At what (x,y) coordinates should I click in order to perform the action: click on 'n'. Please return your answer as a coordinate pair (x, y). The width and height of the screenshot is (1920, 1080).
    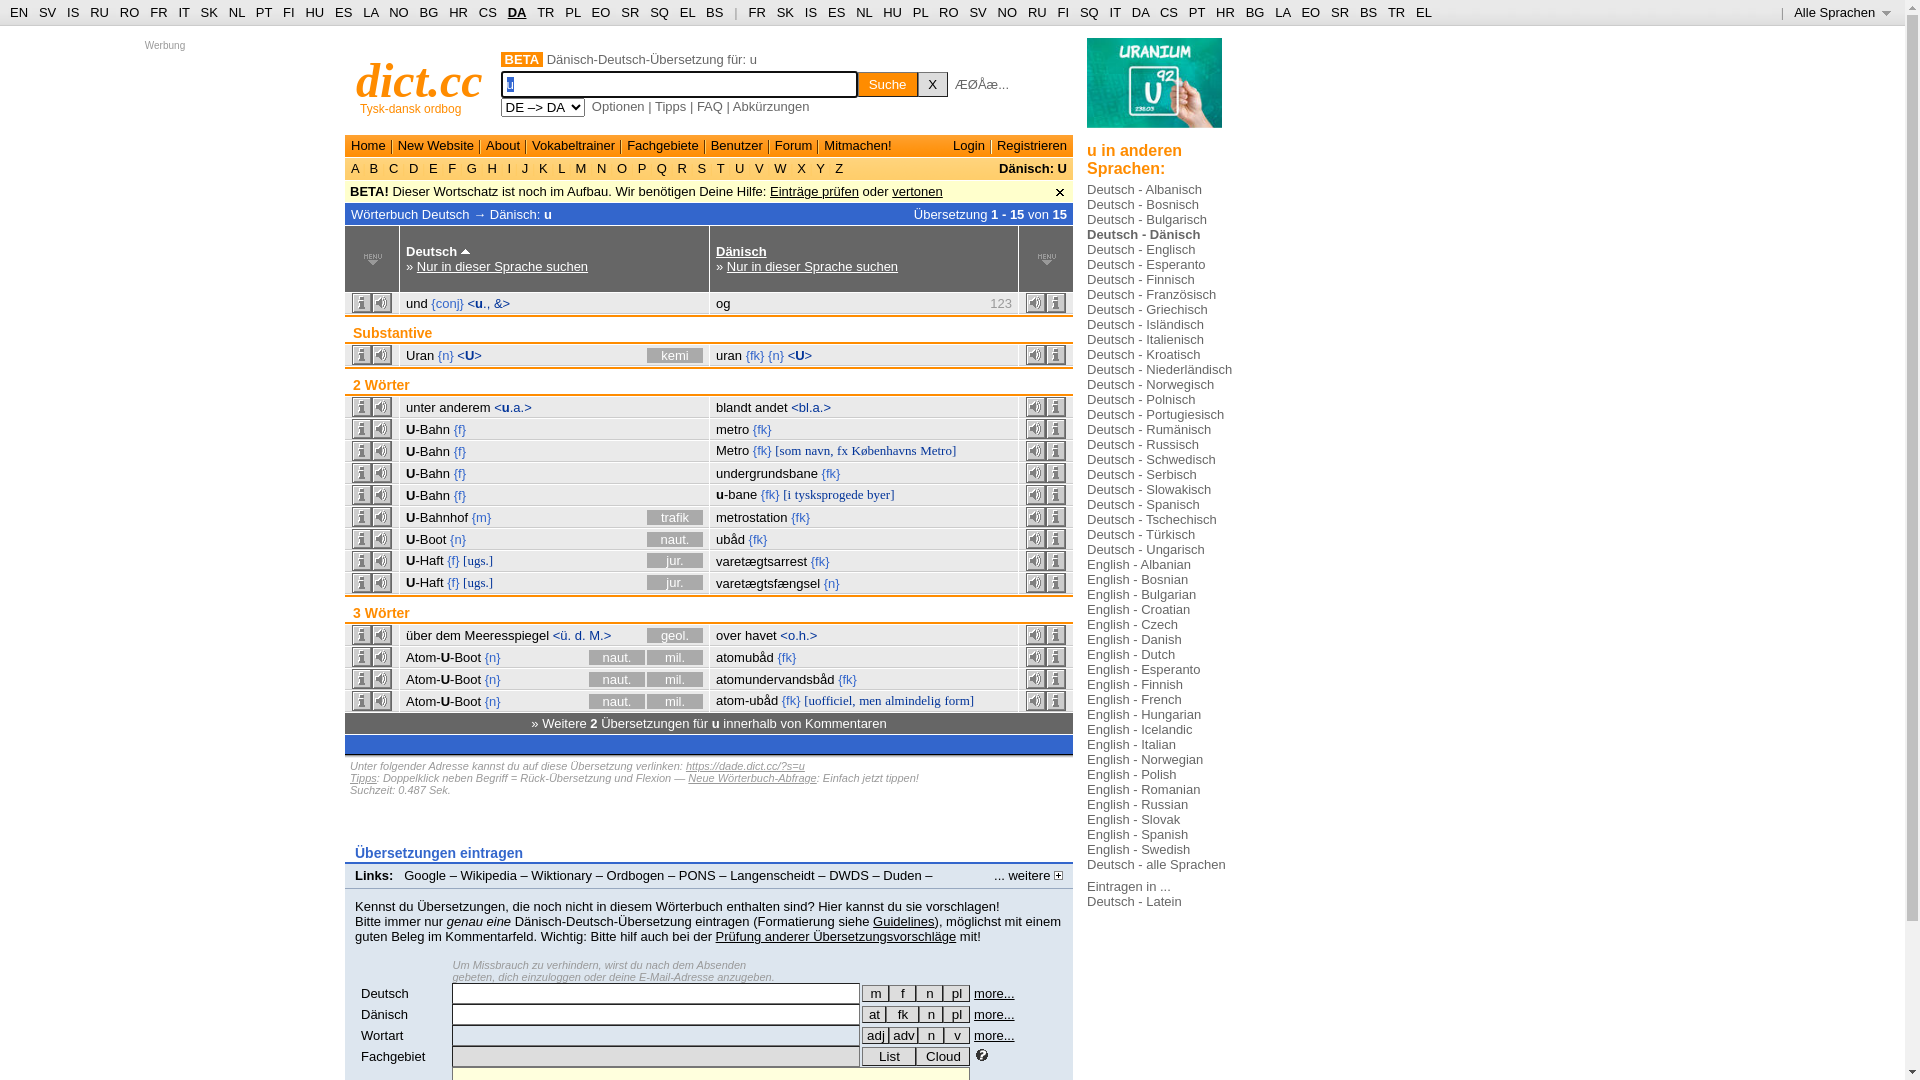
    Looking at the image, I should click on (928, 993).